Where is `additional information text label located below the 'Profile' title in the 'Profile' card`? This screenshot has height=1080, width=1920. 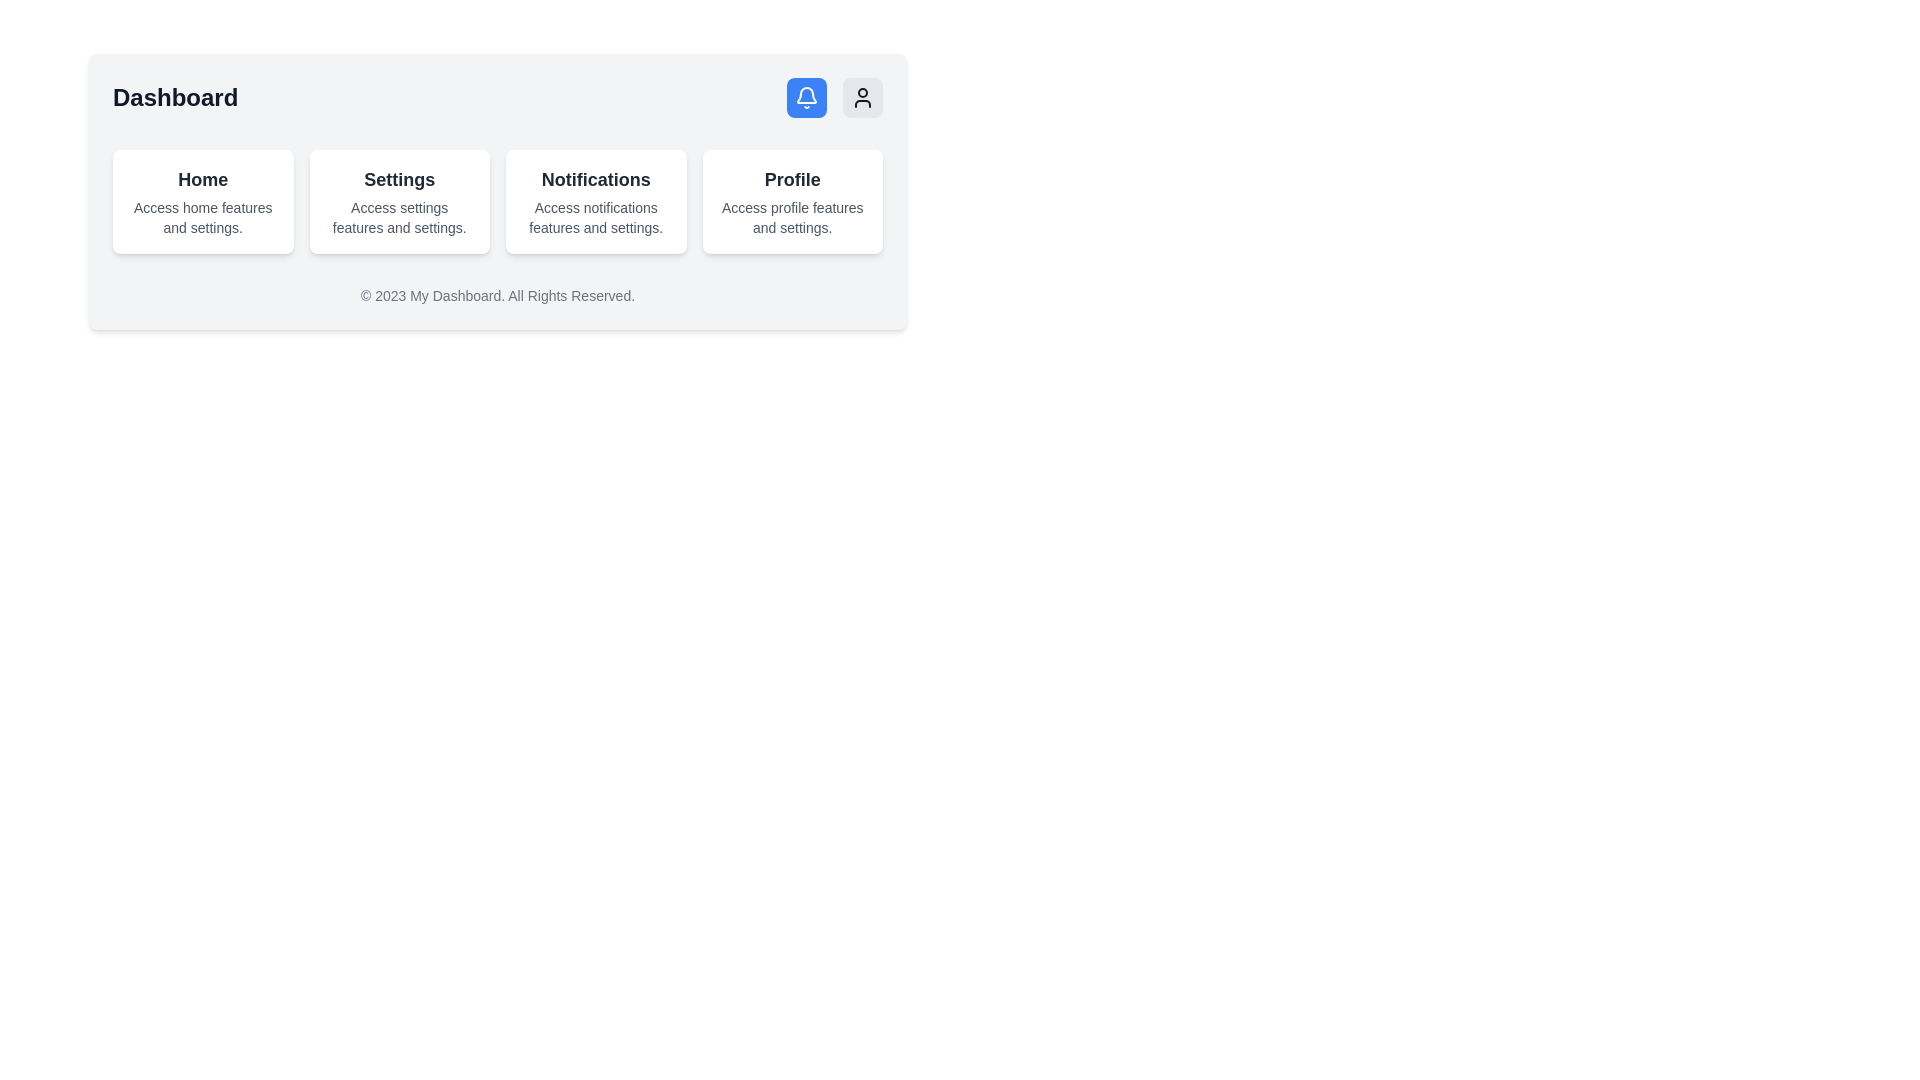
additional information text label located below the 'Profile' title in the 'Profile' card is located at coordinates (791, 218).